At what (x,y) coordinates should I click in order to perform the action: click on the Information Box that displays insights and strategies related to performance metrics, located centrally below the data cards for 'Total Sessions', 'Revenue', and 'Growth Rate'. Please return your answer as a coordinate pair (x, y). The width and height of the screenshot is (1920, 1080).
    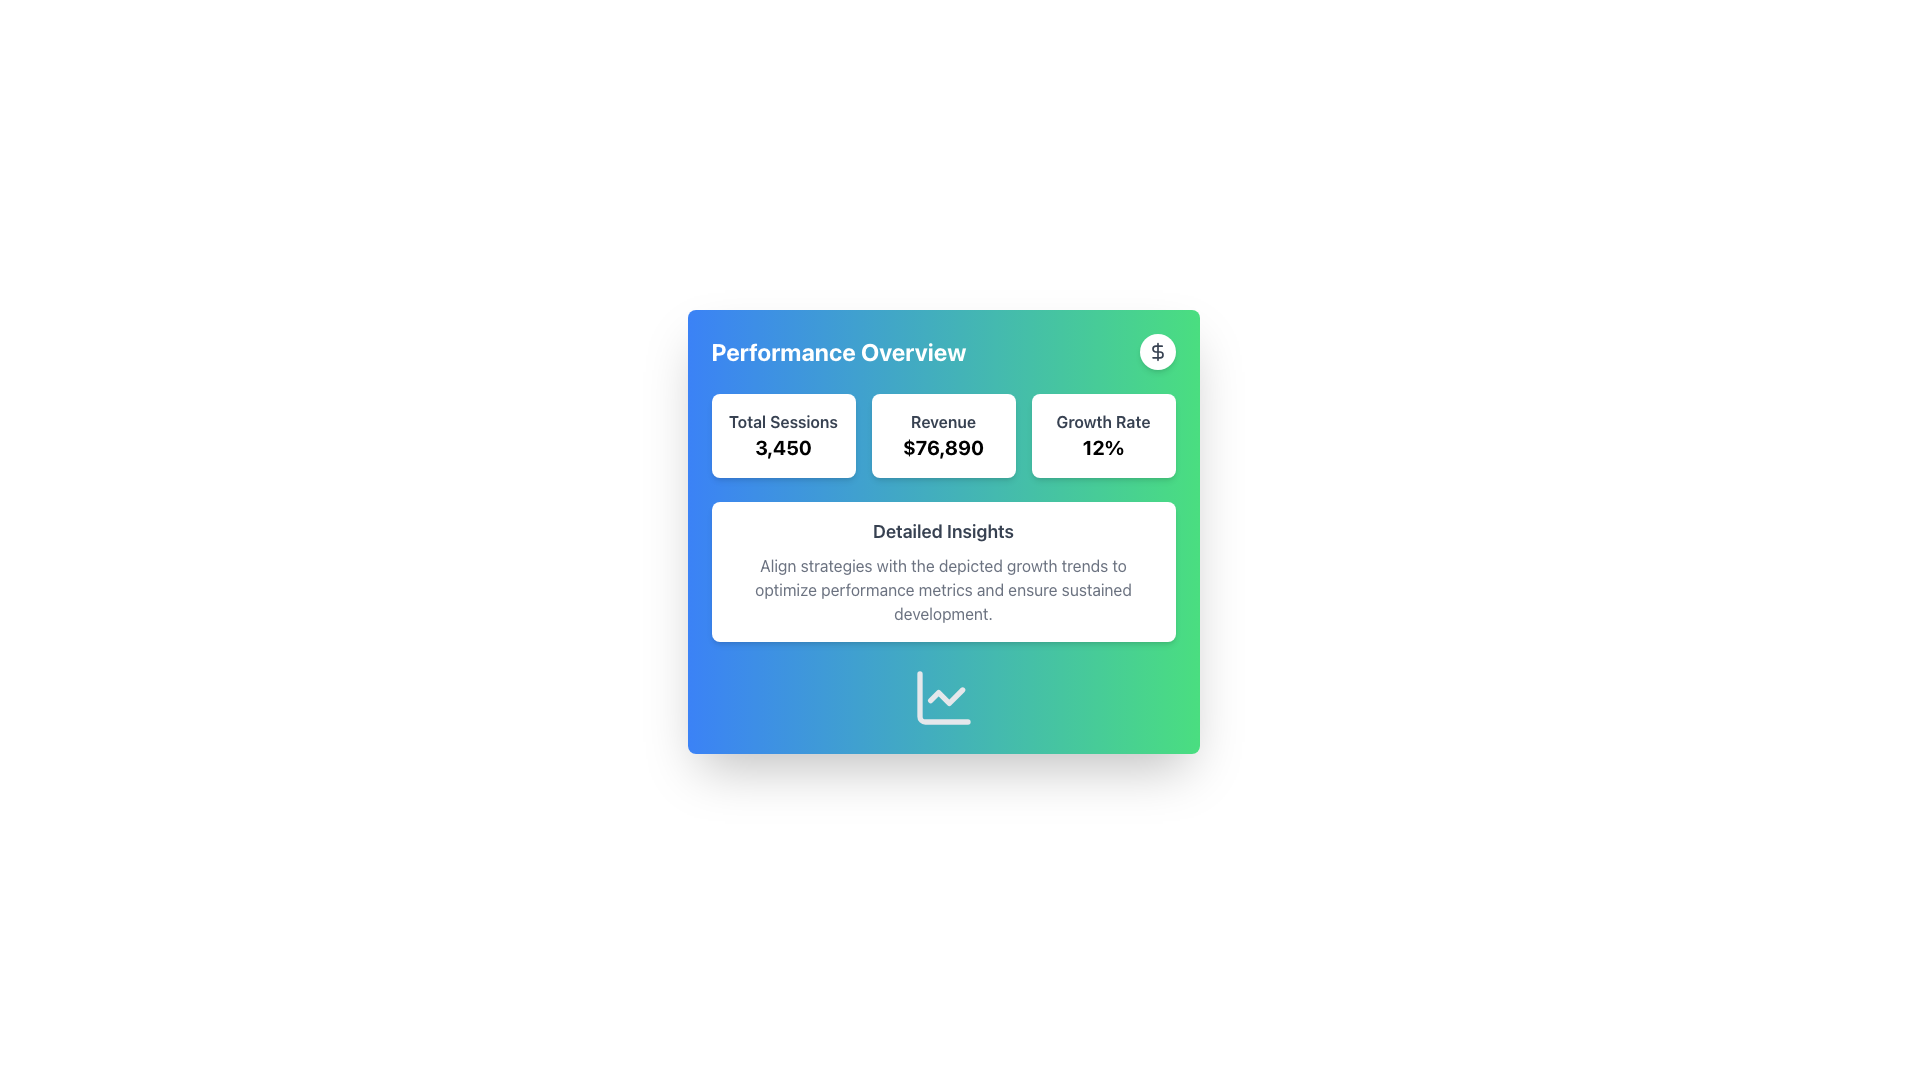
    Looking at the image, I should click on (942, 516).